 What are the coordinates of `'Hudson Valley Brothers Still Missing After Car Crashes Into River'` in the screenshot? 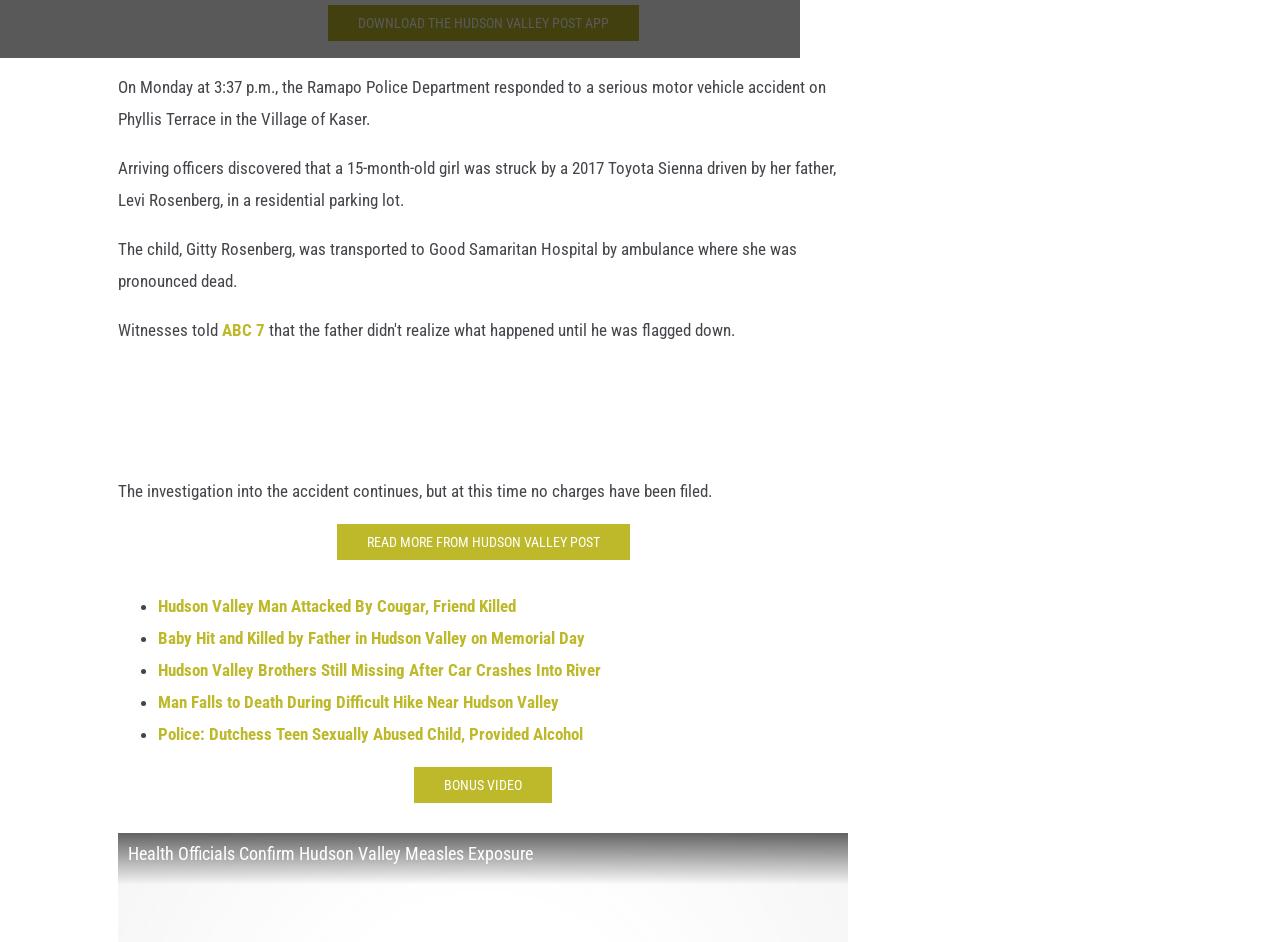 It's located at (378, 680).